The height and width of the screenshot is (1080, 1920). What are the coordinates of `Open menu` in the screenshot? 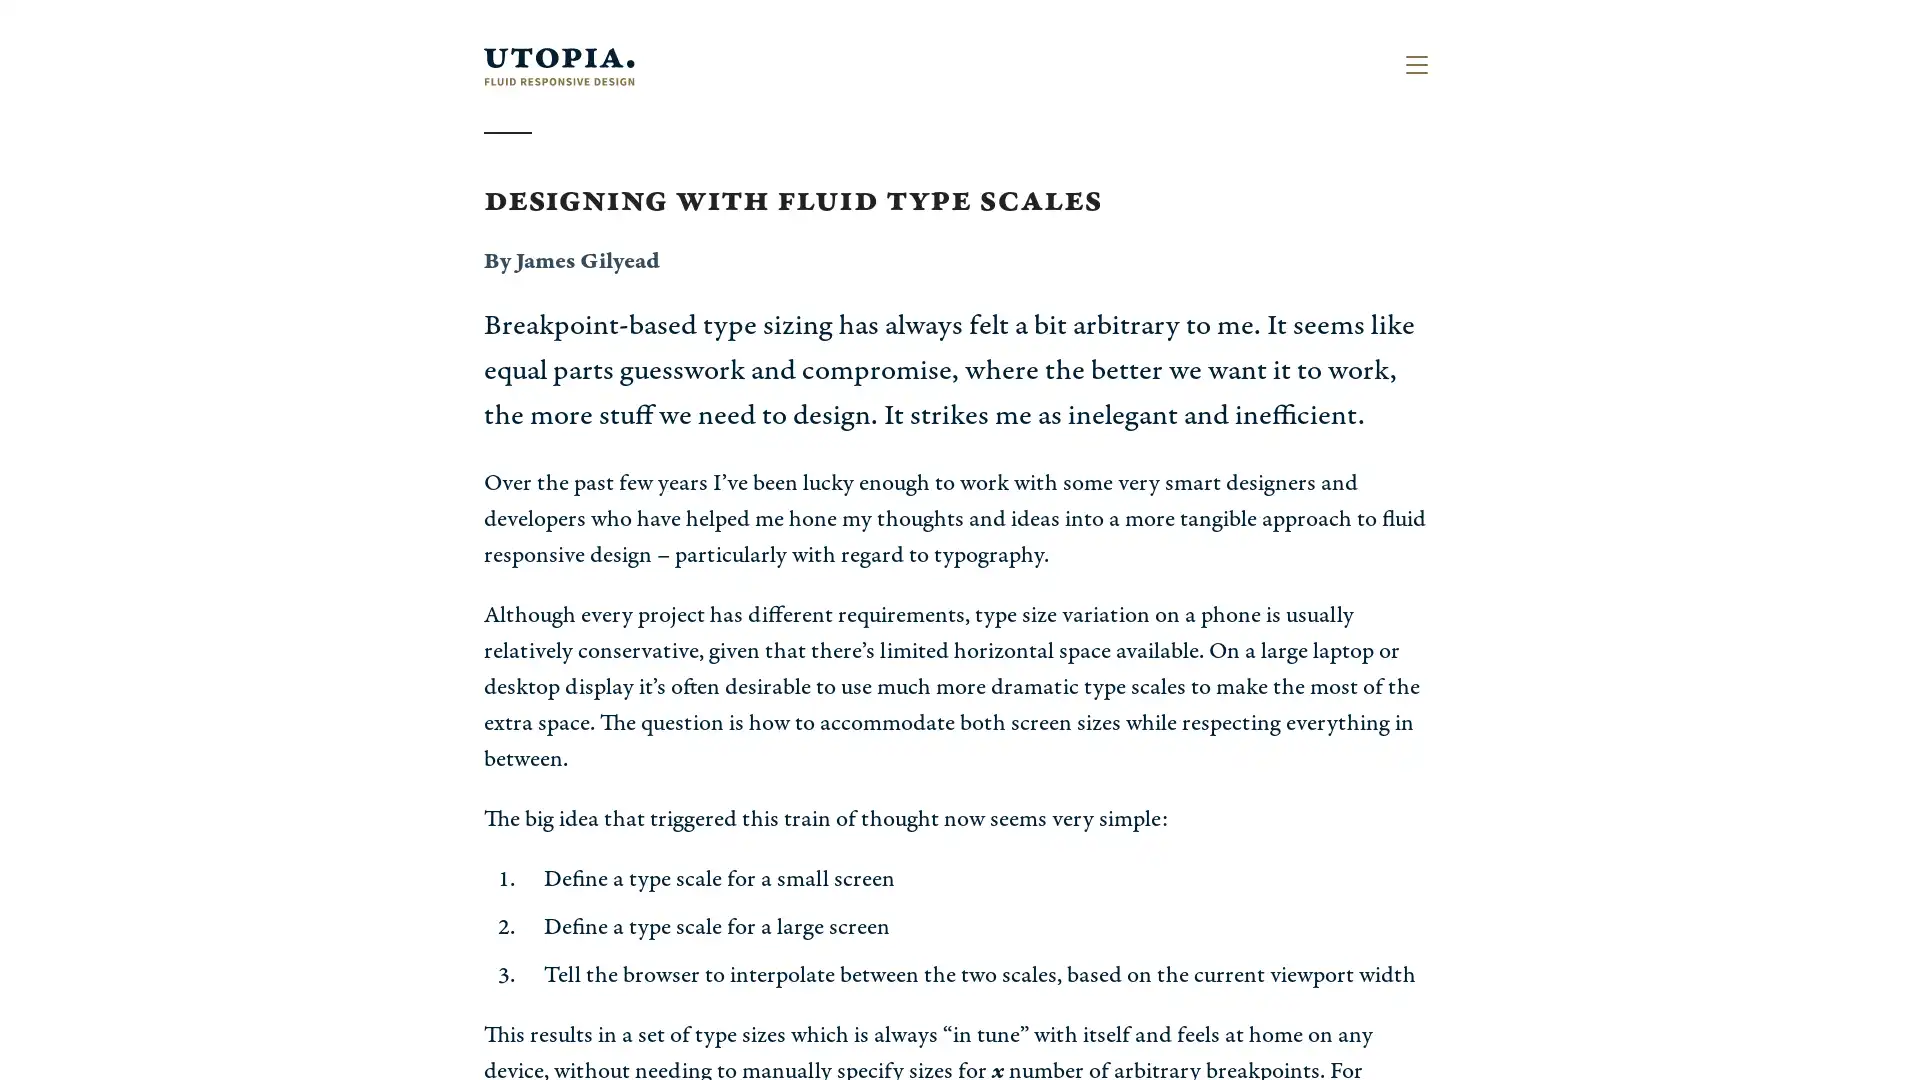 It's located at (1415, 64).